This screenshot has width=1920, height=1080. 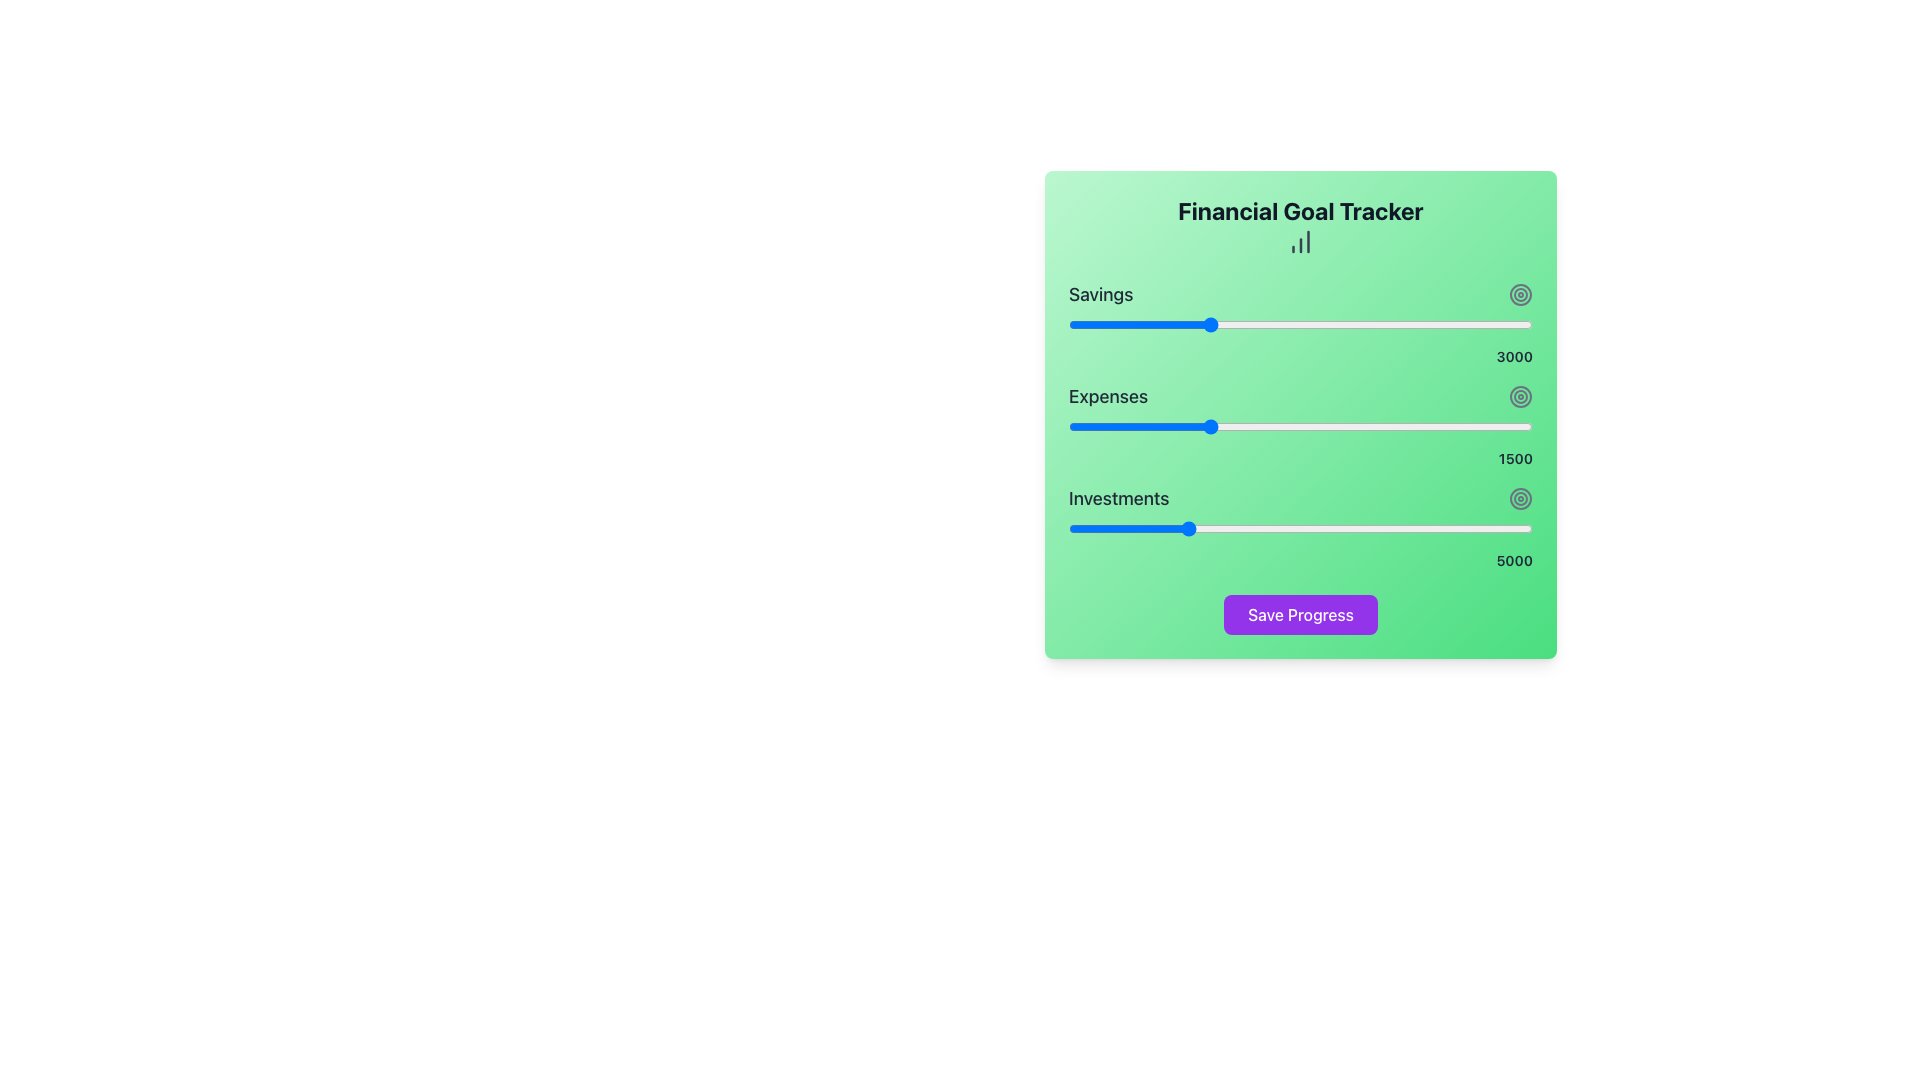 What do you see at coordinates (1520, 397) in the screenshot?
I see `properties of the outermost SVG circle in the concentric circle design, located adjacent to the 'Expenses' label and the numeric value '3000'` at bounding box center [1520, 397].